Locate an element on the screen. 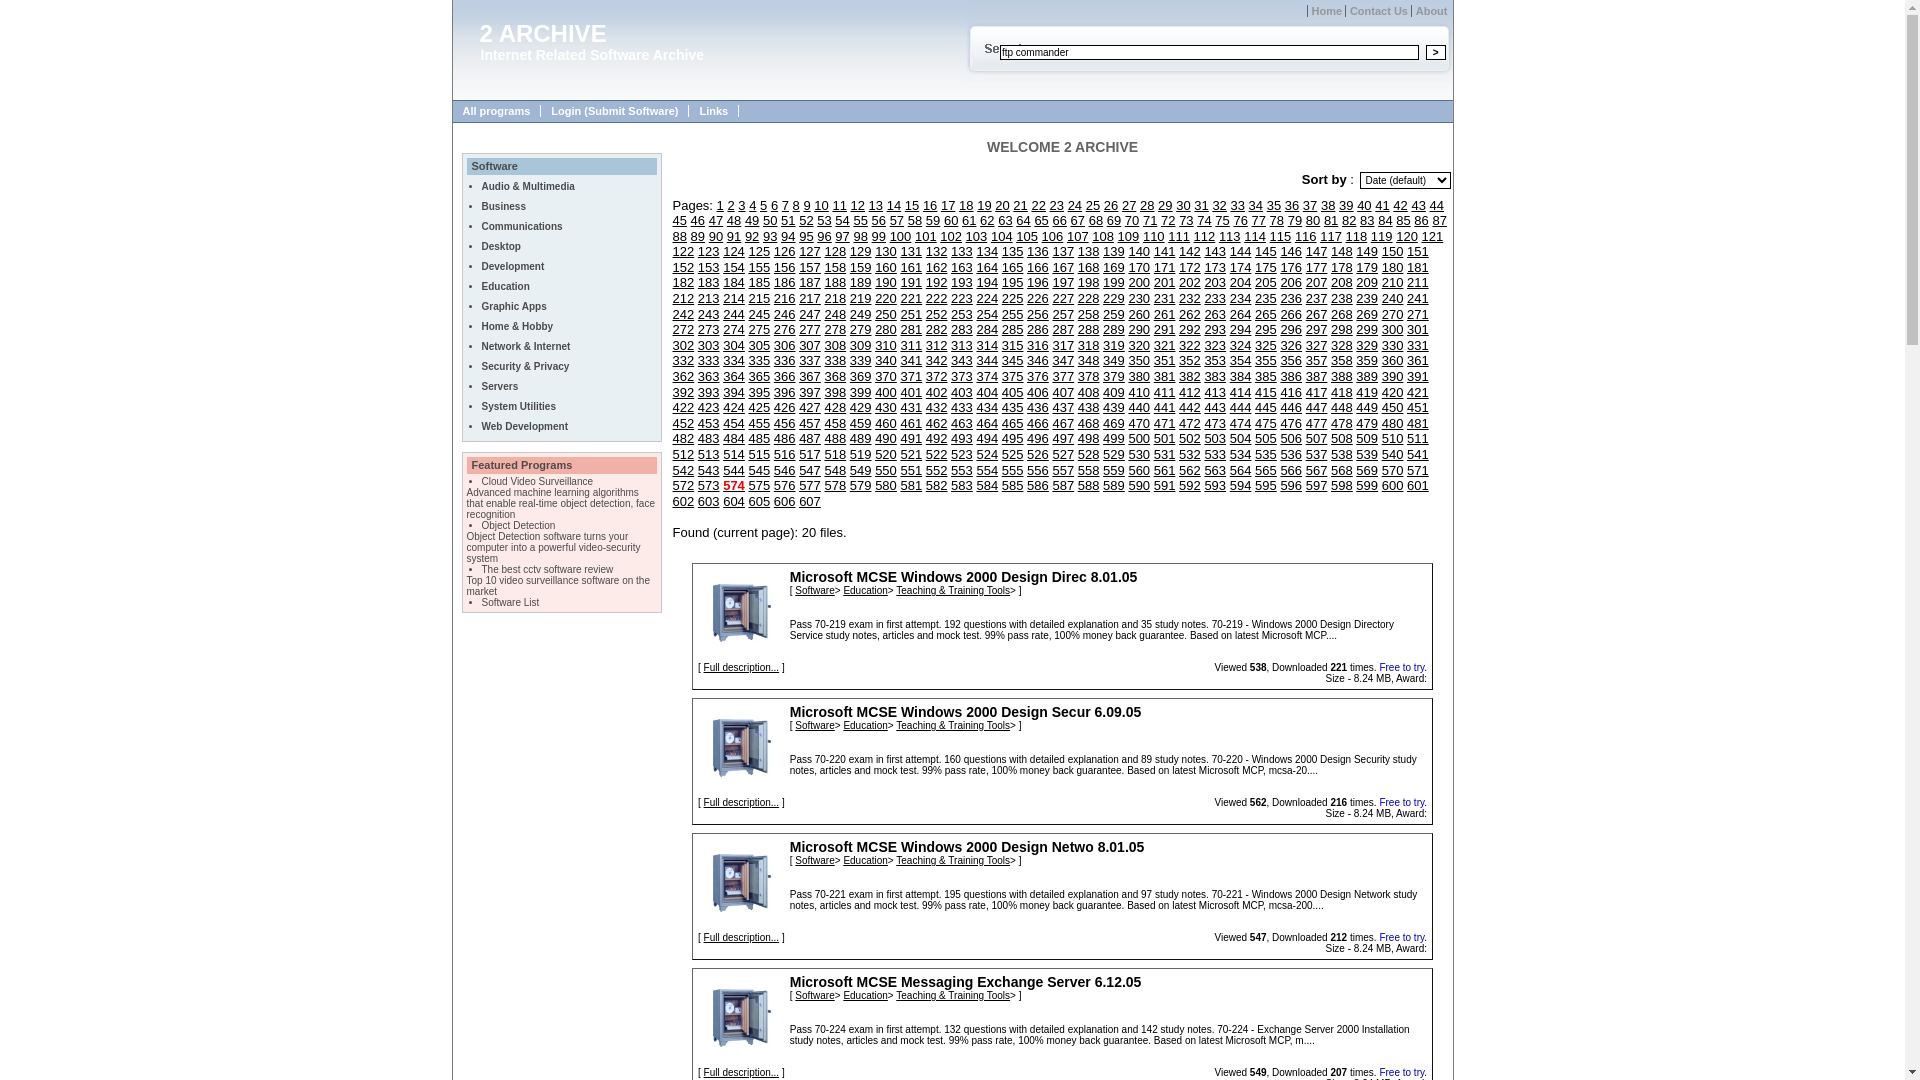 The image size is (1920, 1080). '382' is located at coordinates (1190, 376).